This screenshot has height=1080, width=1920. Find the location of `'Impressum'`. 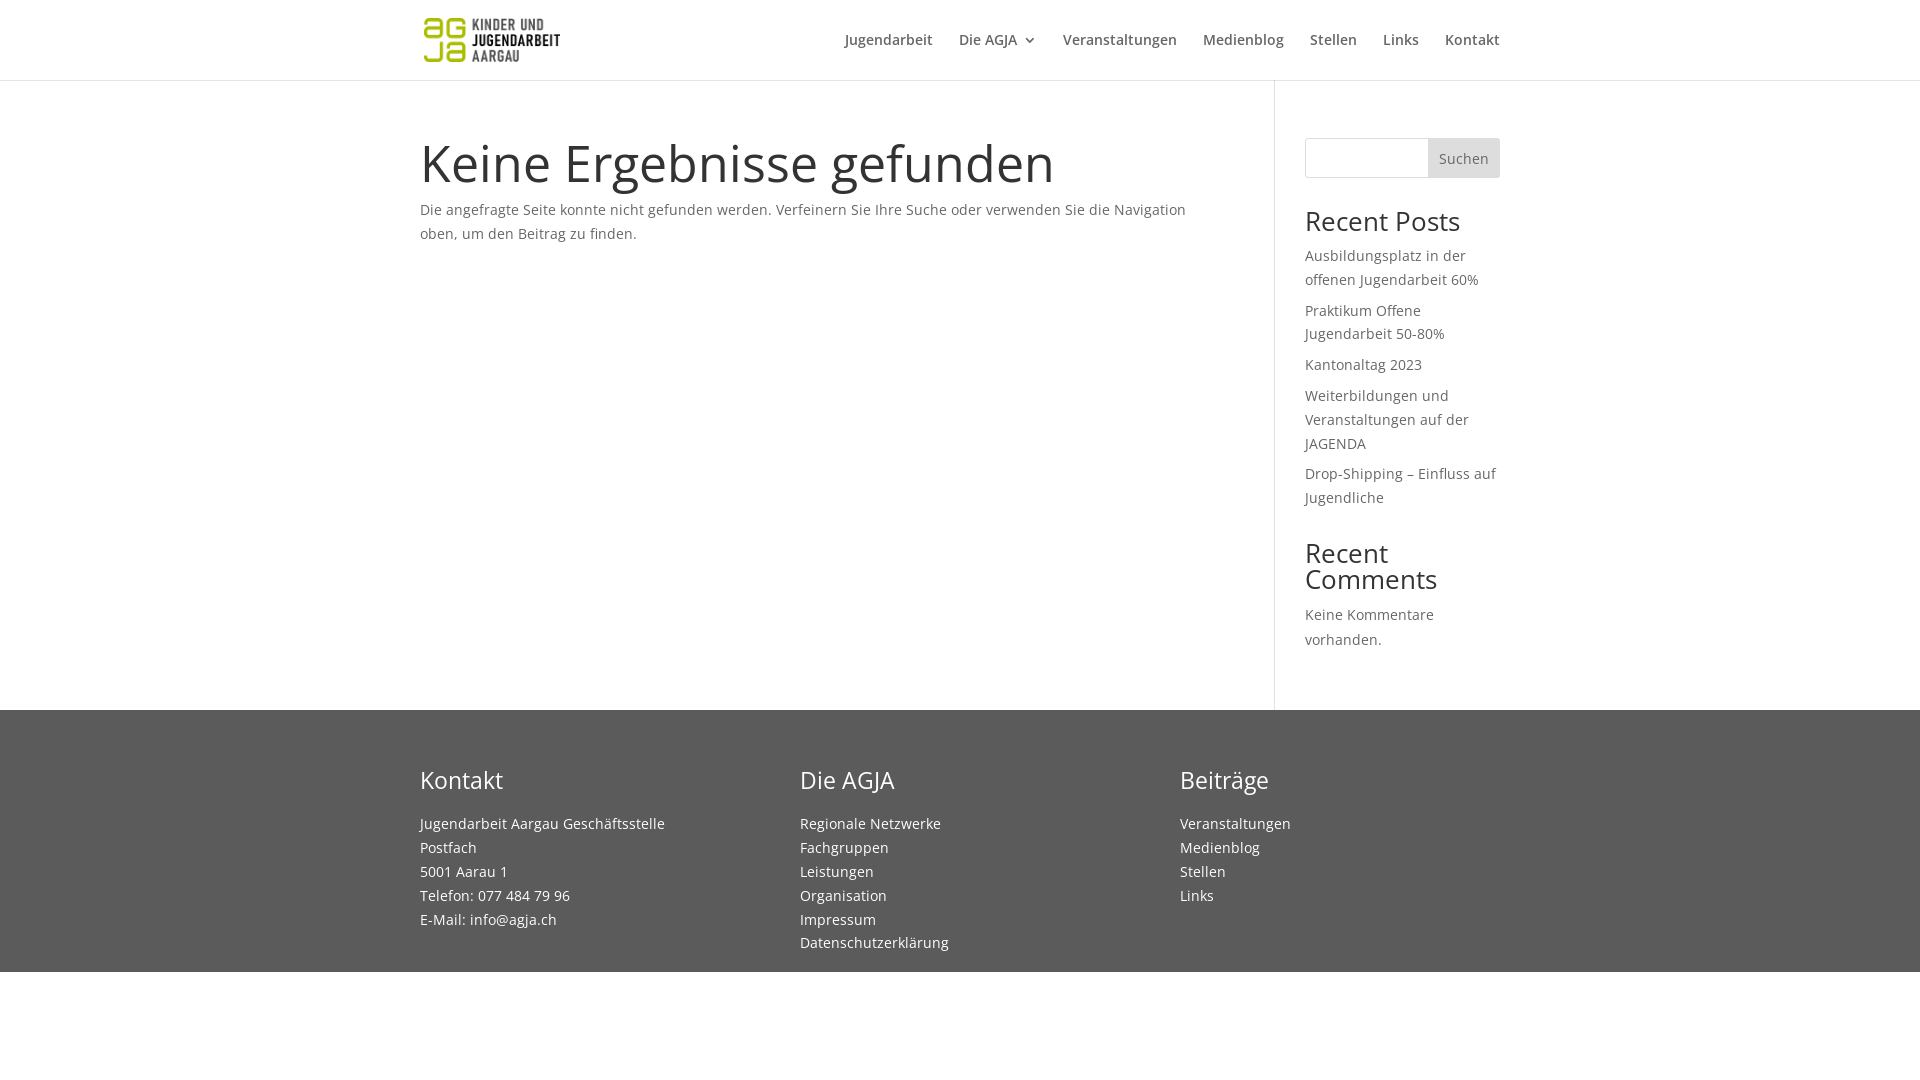

'Impressum' is located at coordinates (838, 919).